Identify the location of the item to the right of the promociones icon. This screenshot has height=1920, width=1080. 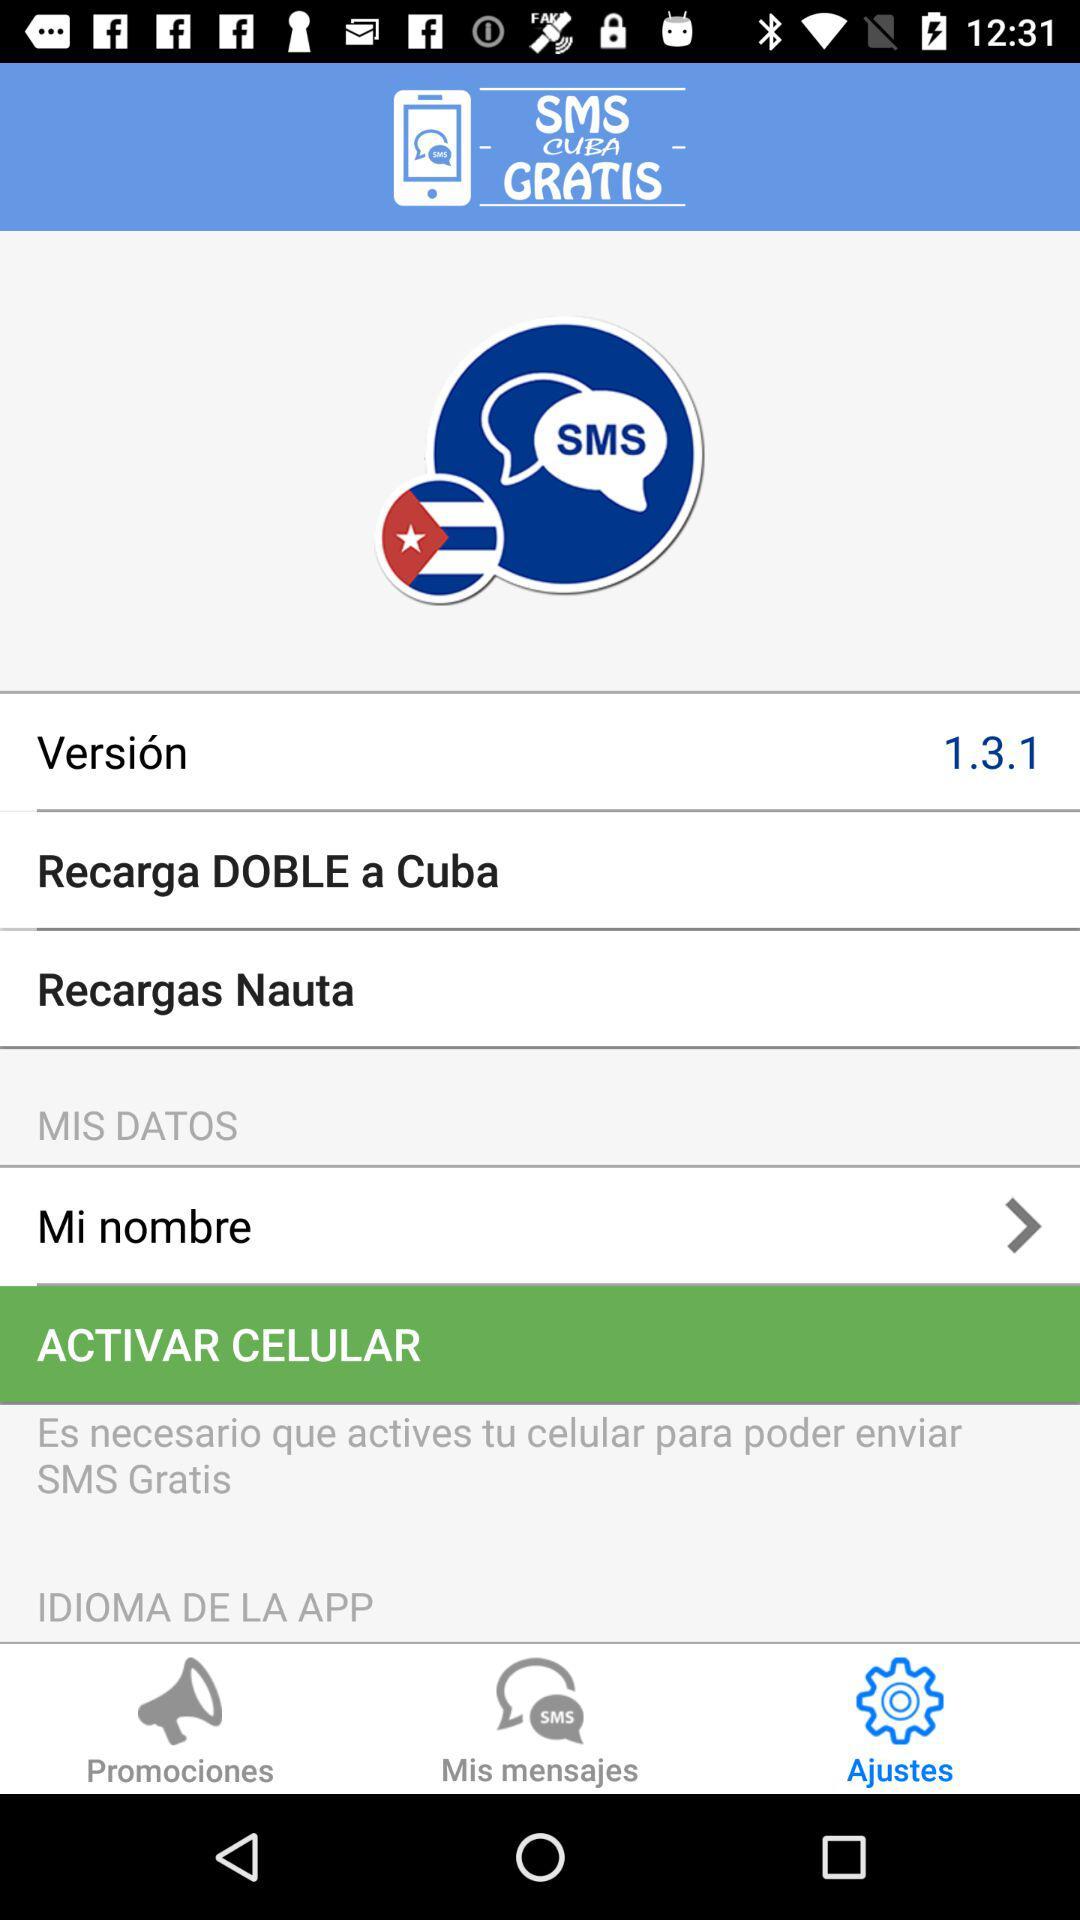
(540, 1724).